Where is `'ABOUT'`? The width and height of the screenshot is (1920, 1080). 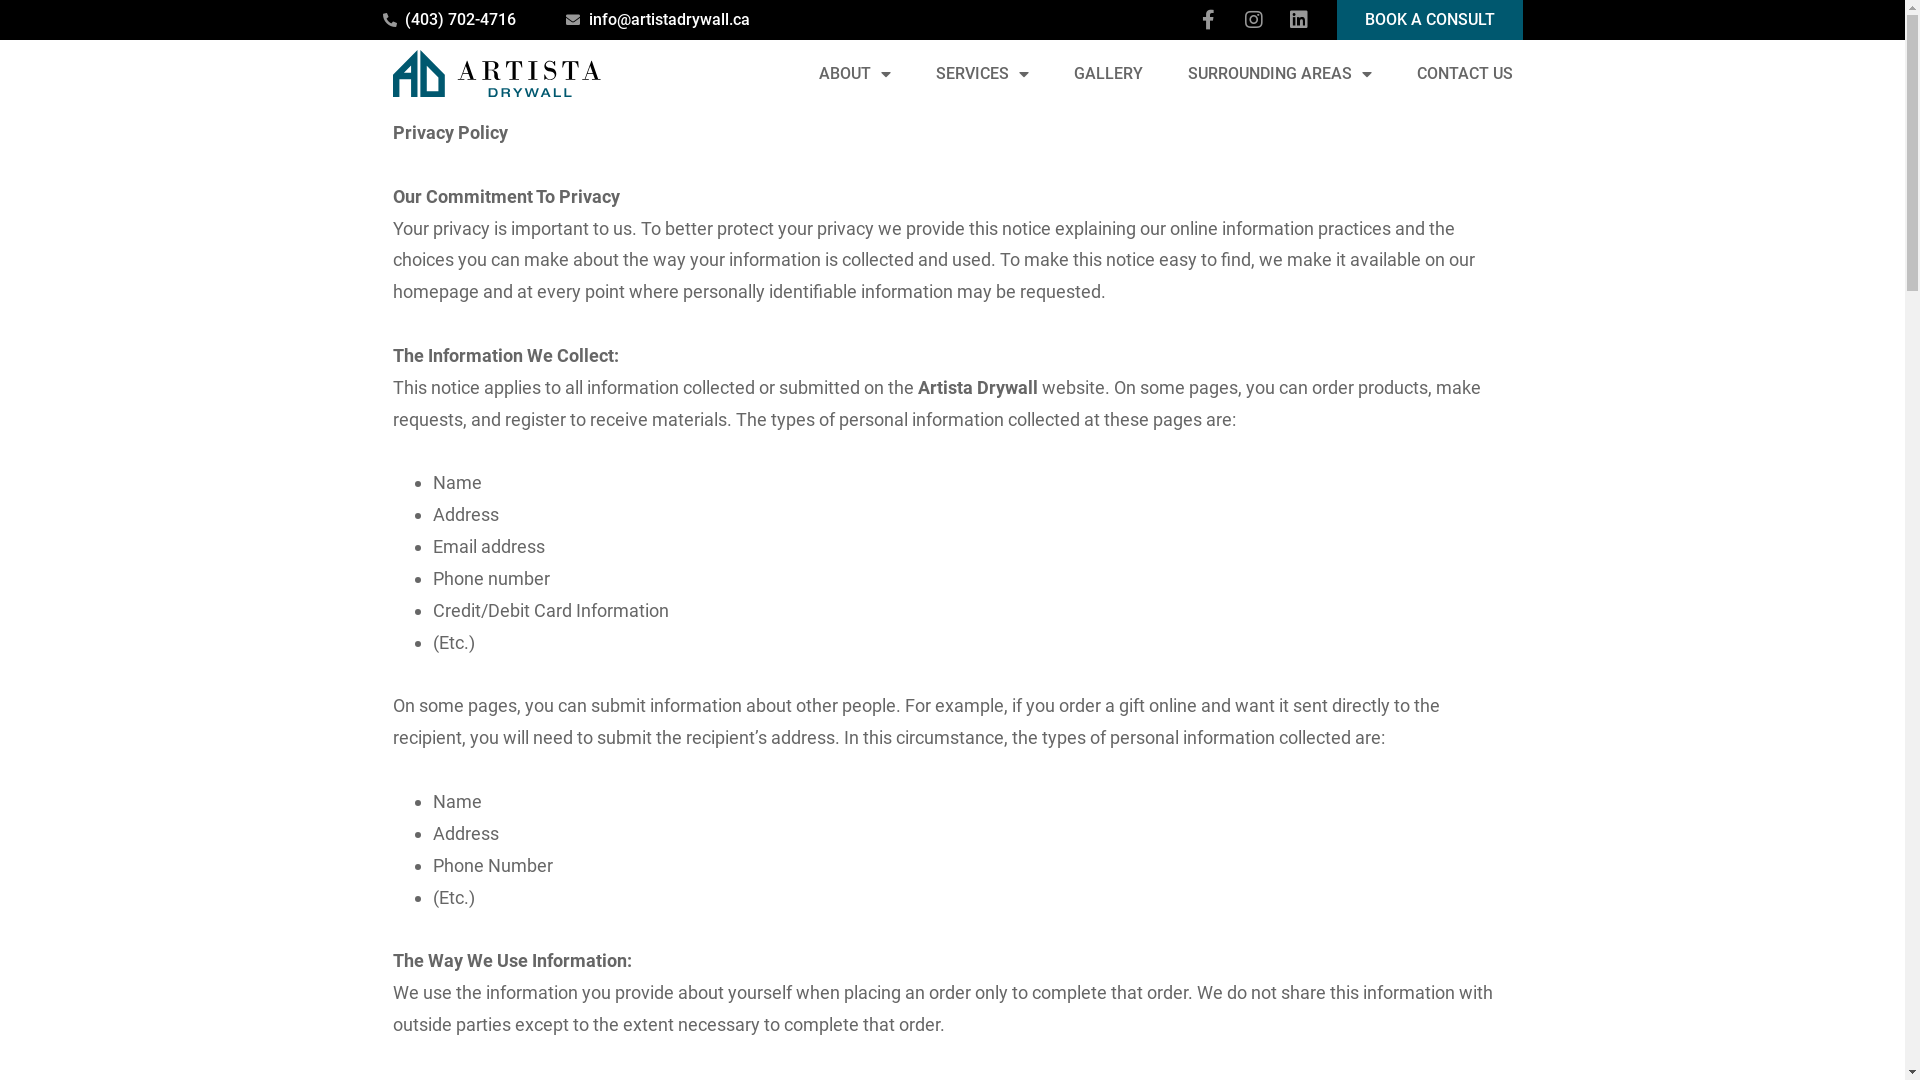 'ABOUT' is located at coordinates (817, 72).